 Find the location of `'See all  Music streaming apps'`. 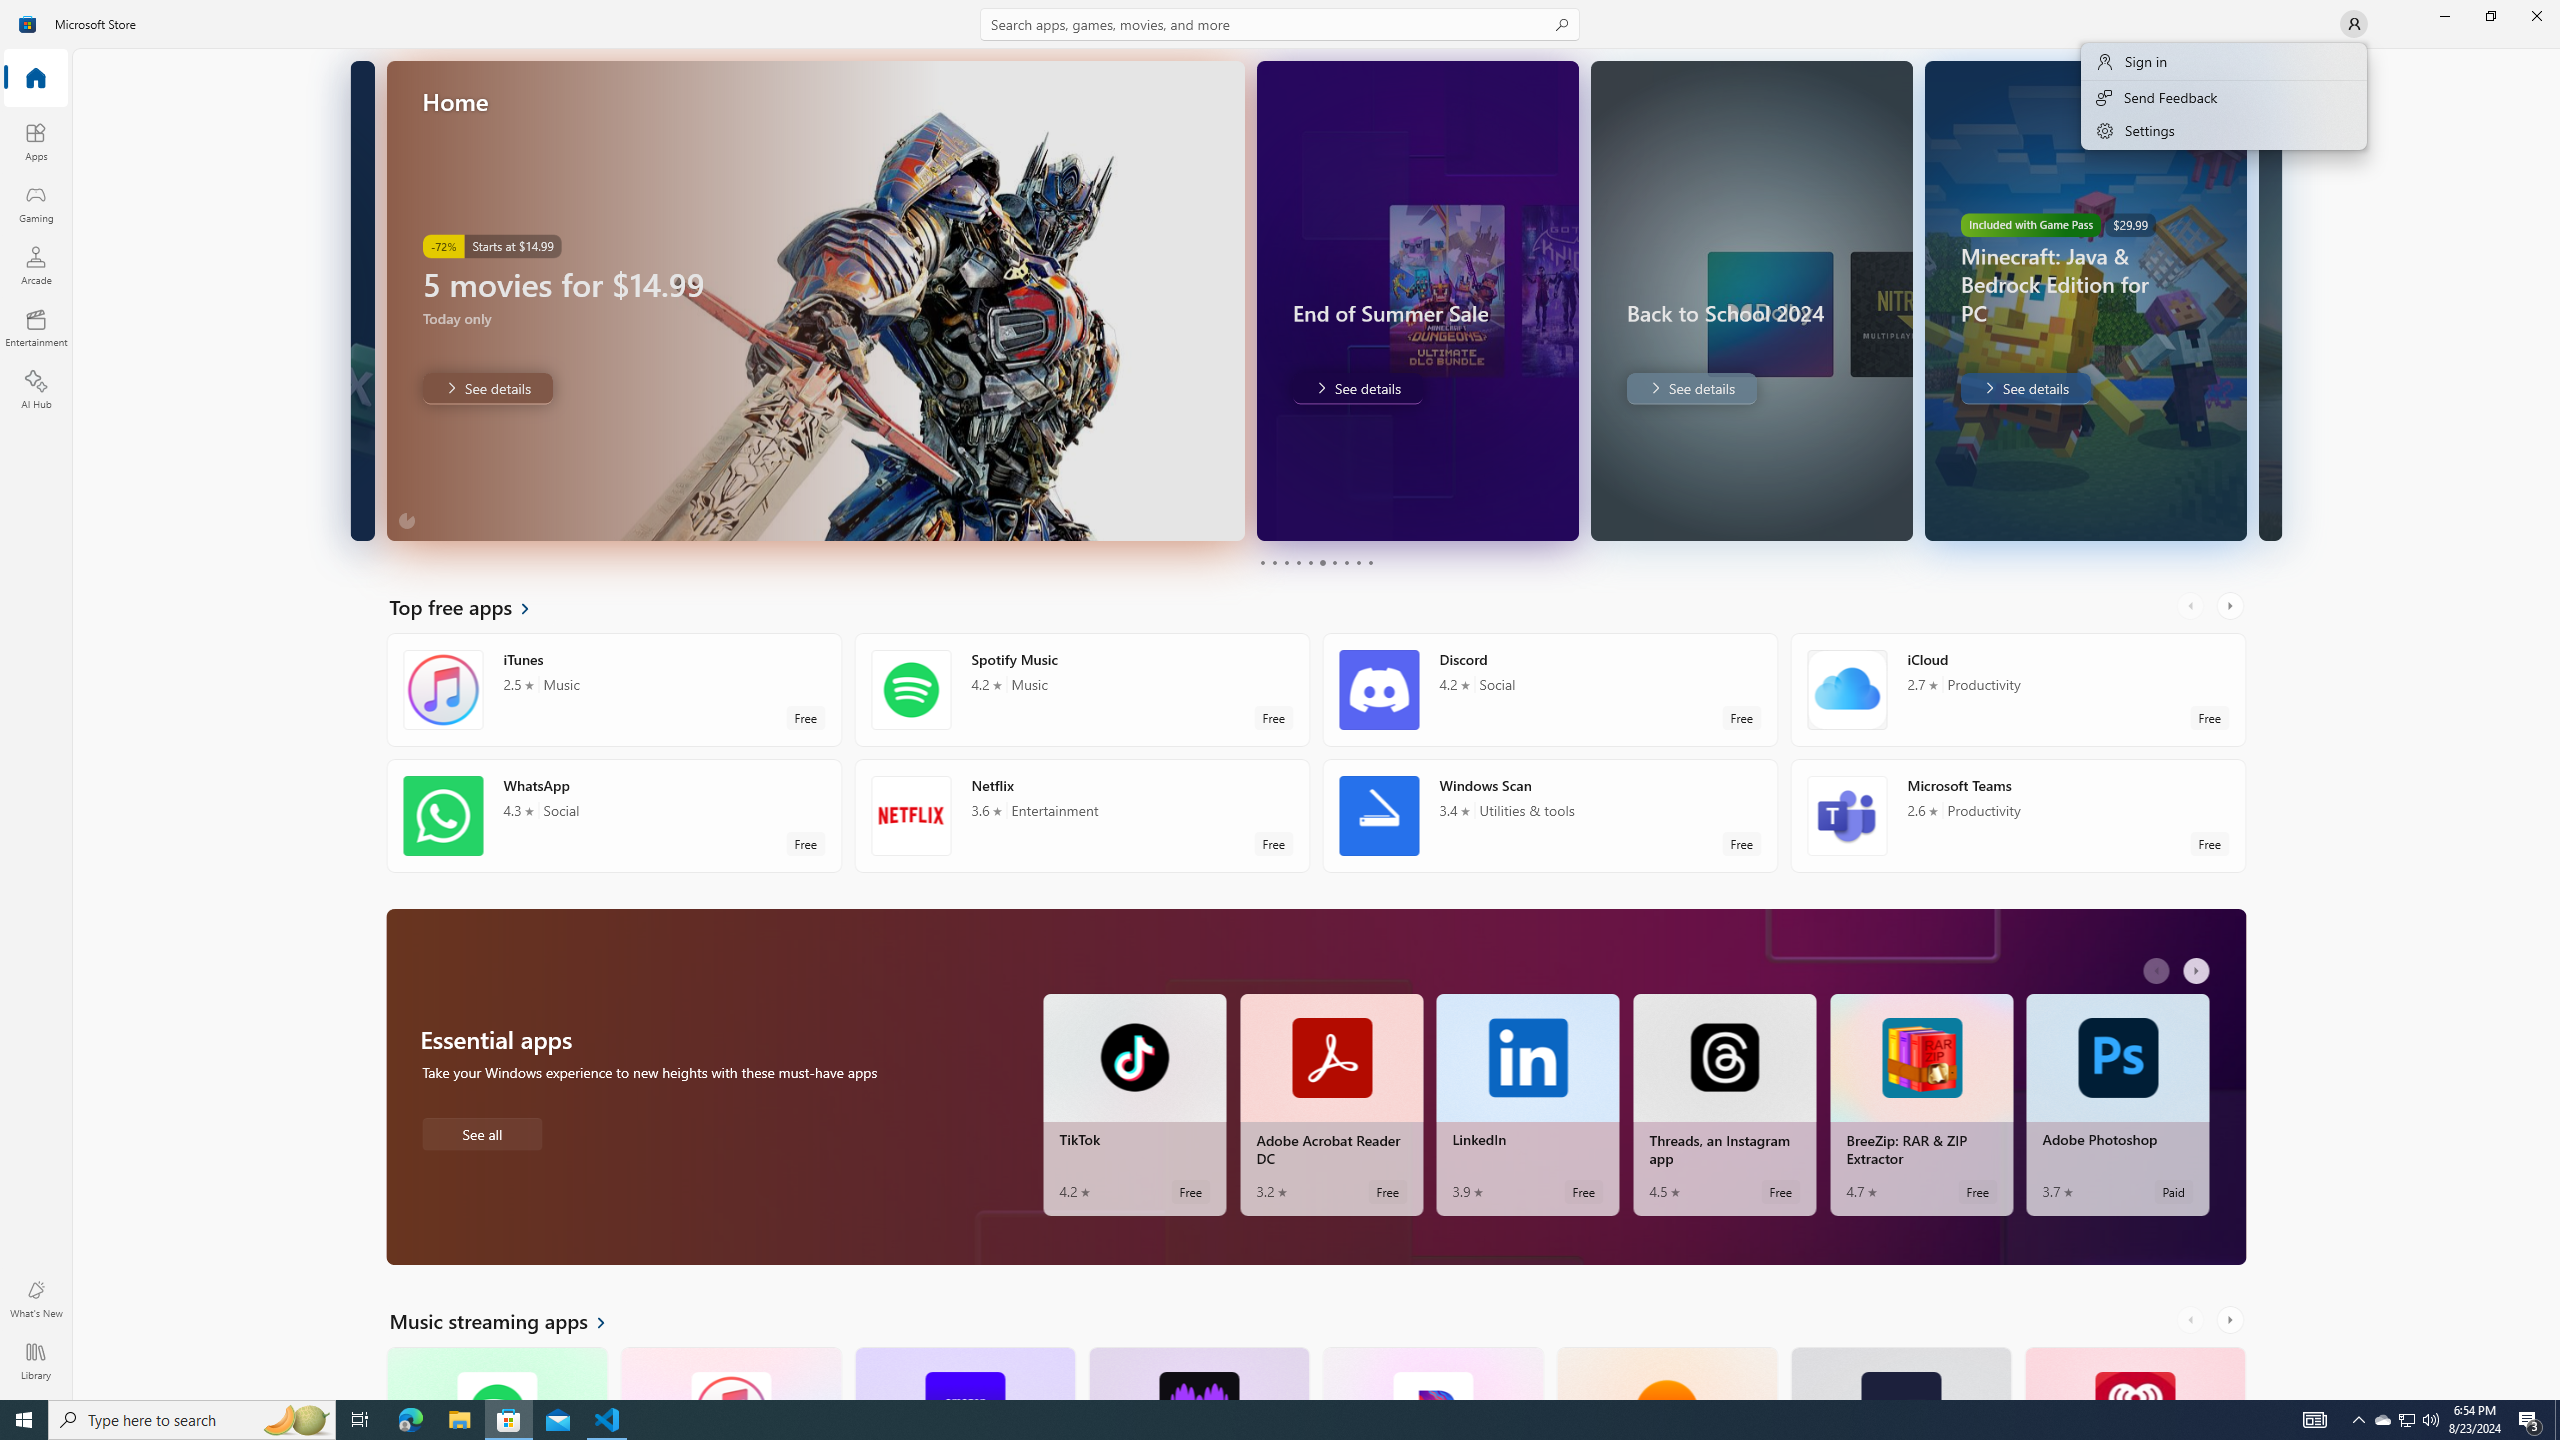

'See all  Music streaming apps' is located at coordinates (509, 1320).